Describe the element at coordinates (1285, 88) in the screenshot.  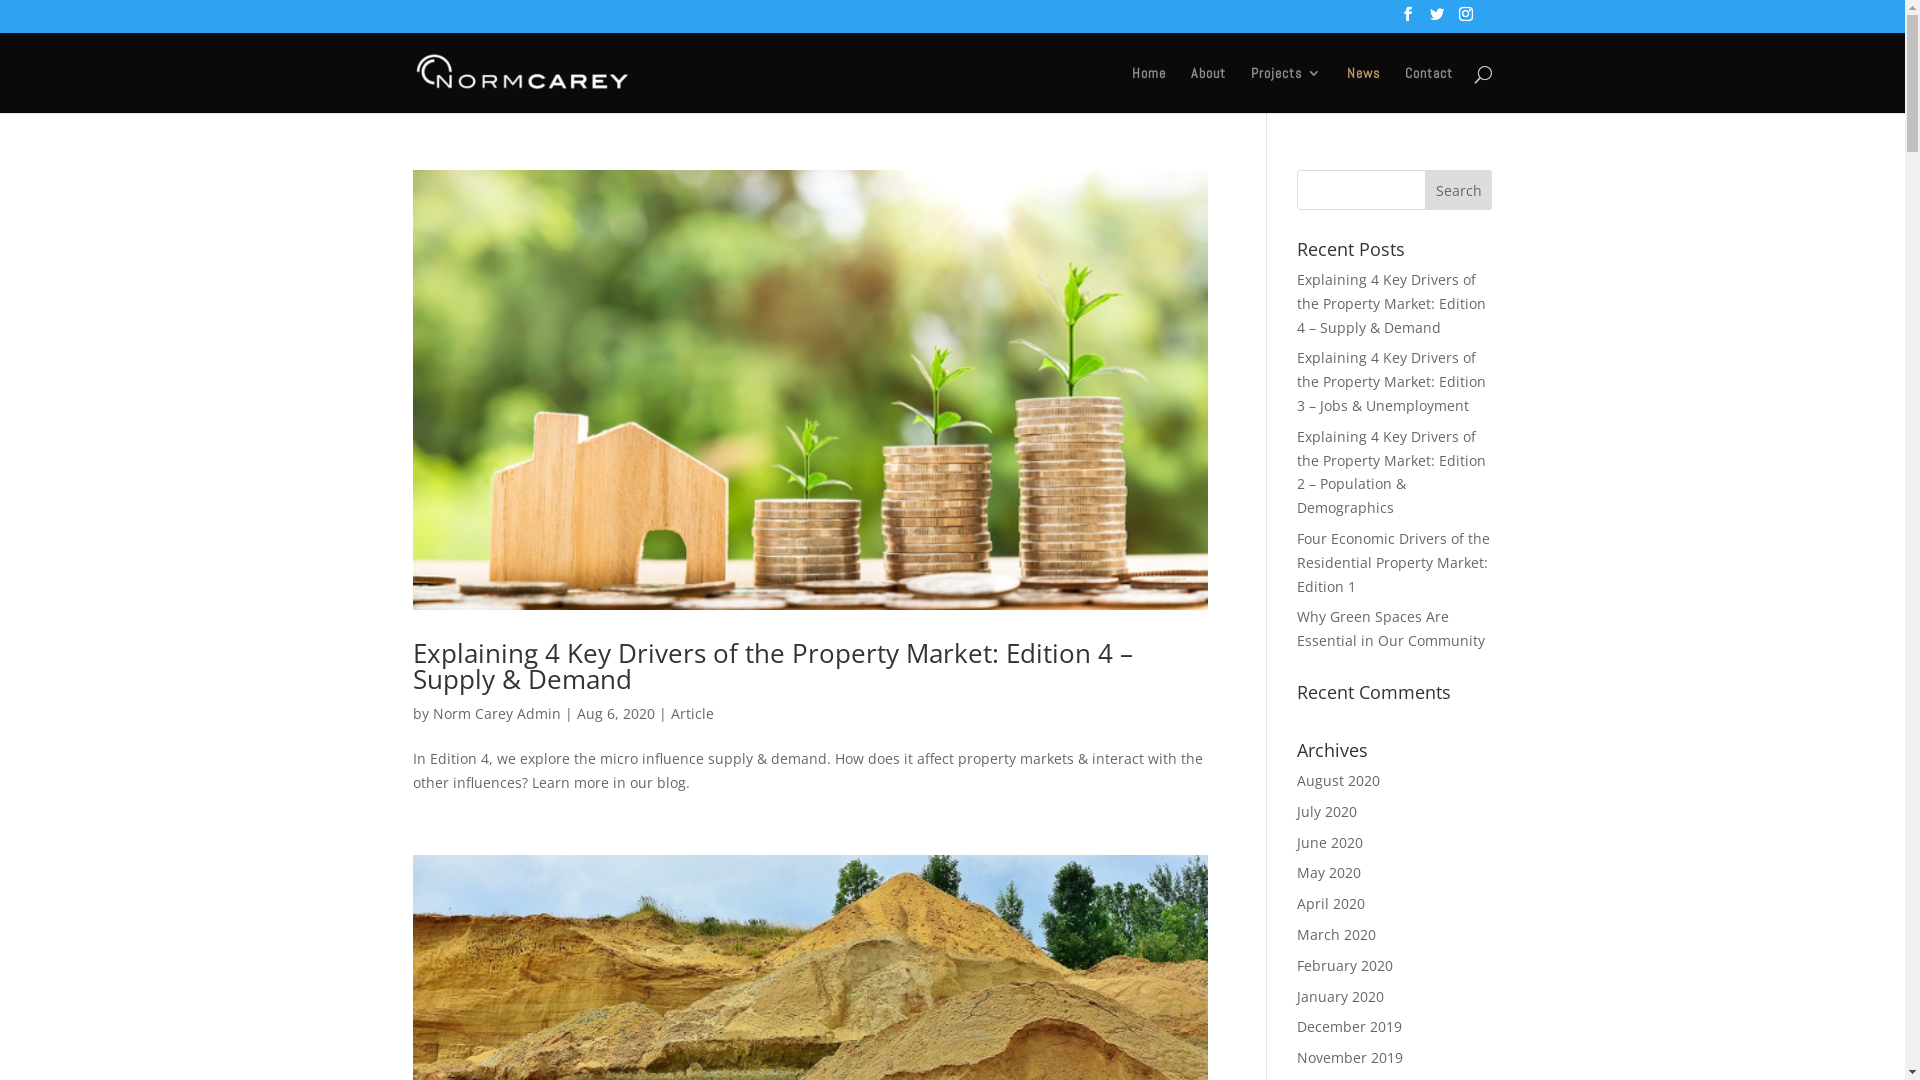
I see `'Projects'` at that location.